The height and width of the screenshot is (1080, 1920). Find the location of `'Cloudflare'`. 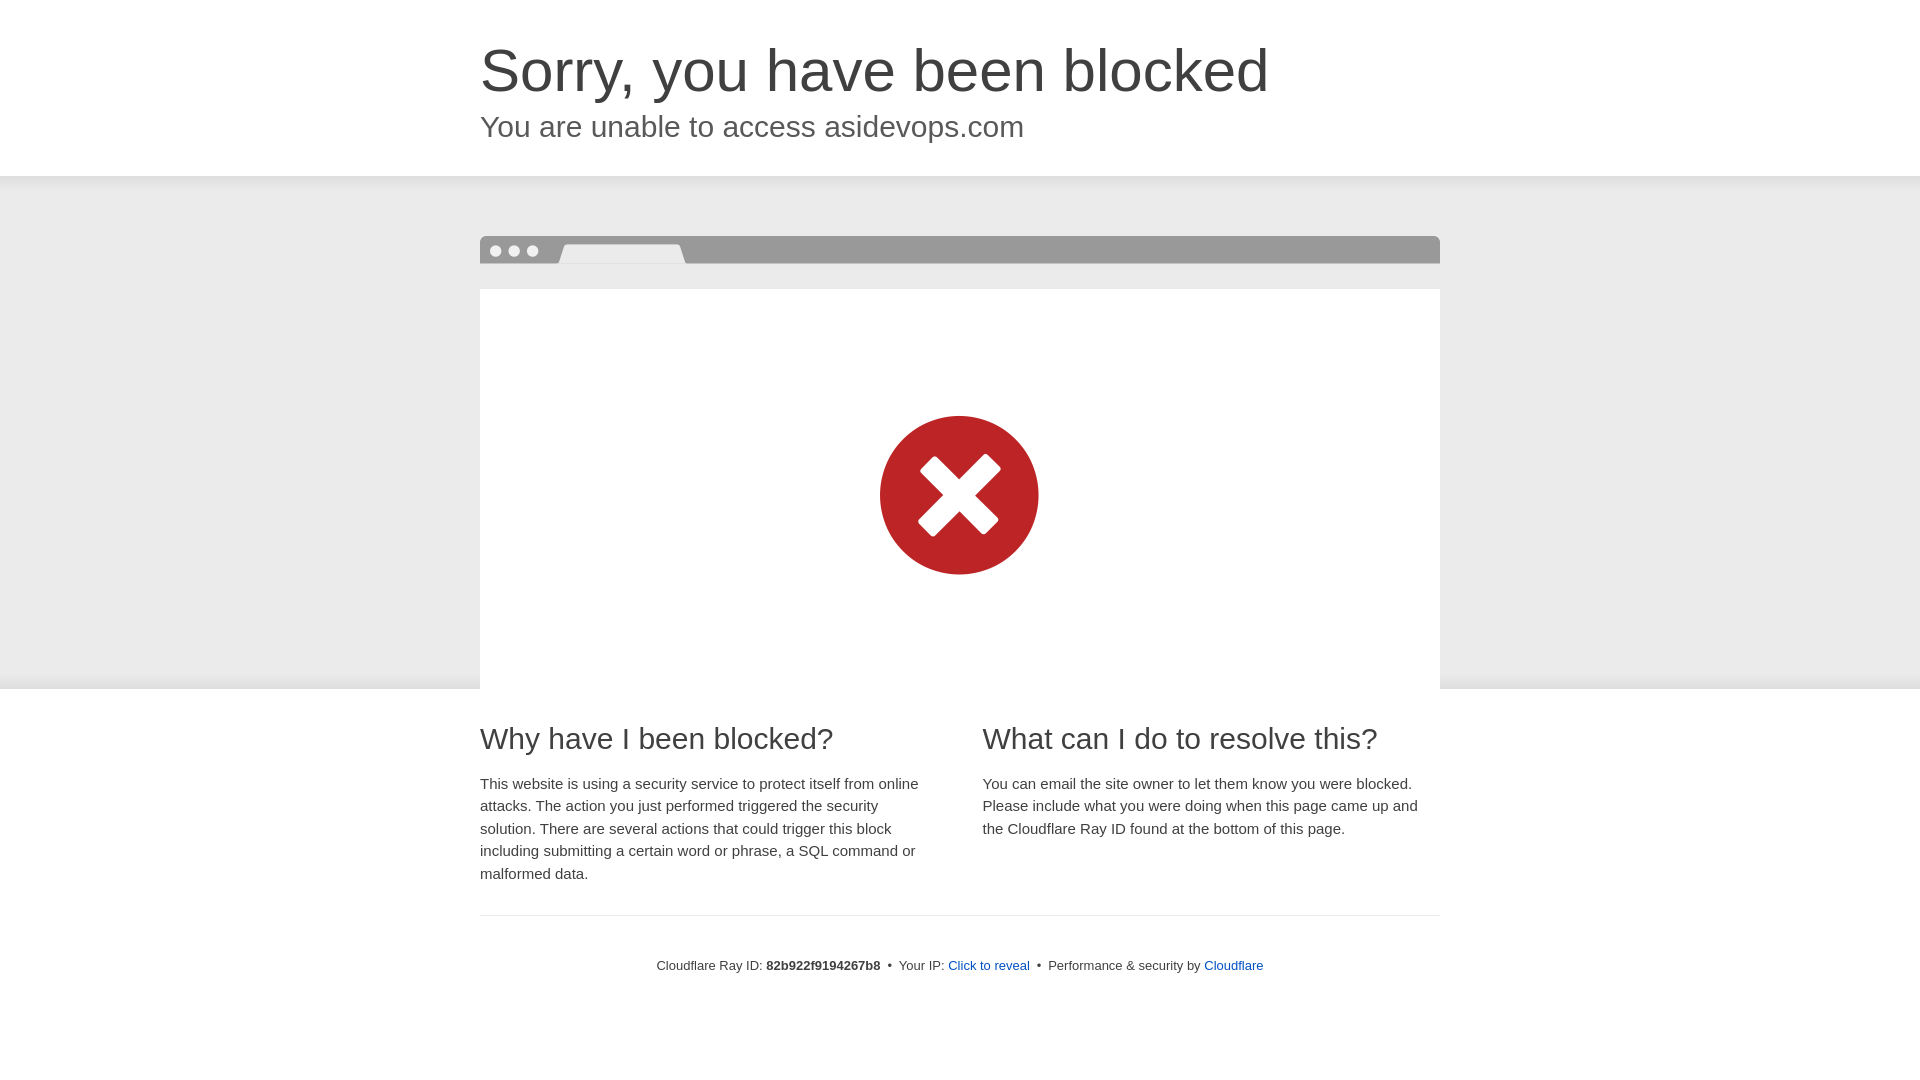

'Cloudflare' is located at coordinates (1203, 964).